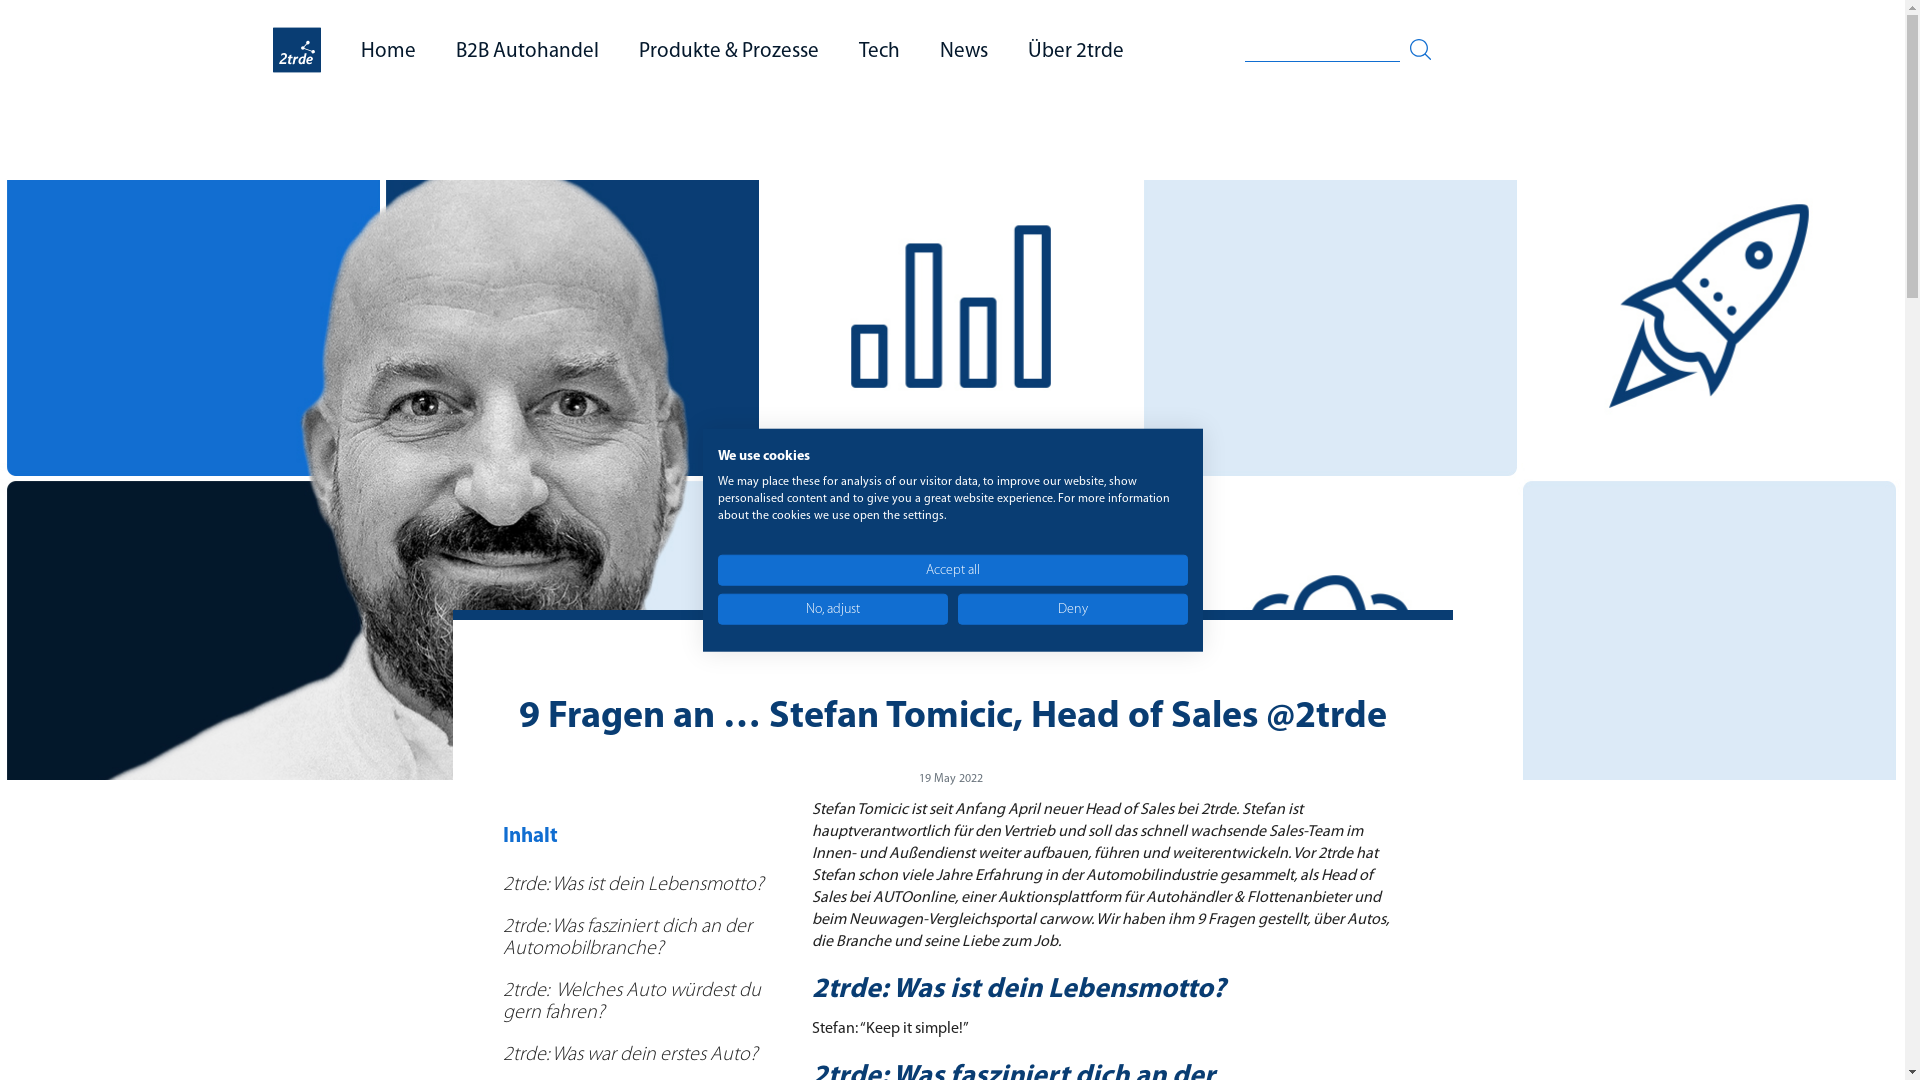  Describe the element at coordinates (939, 49) in the screenshot. I see `'News'` at that location.